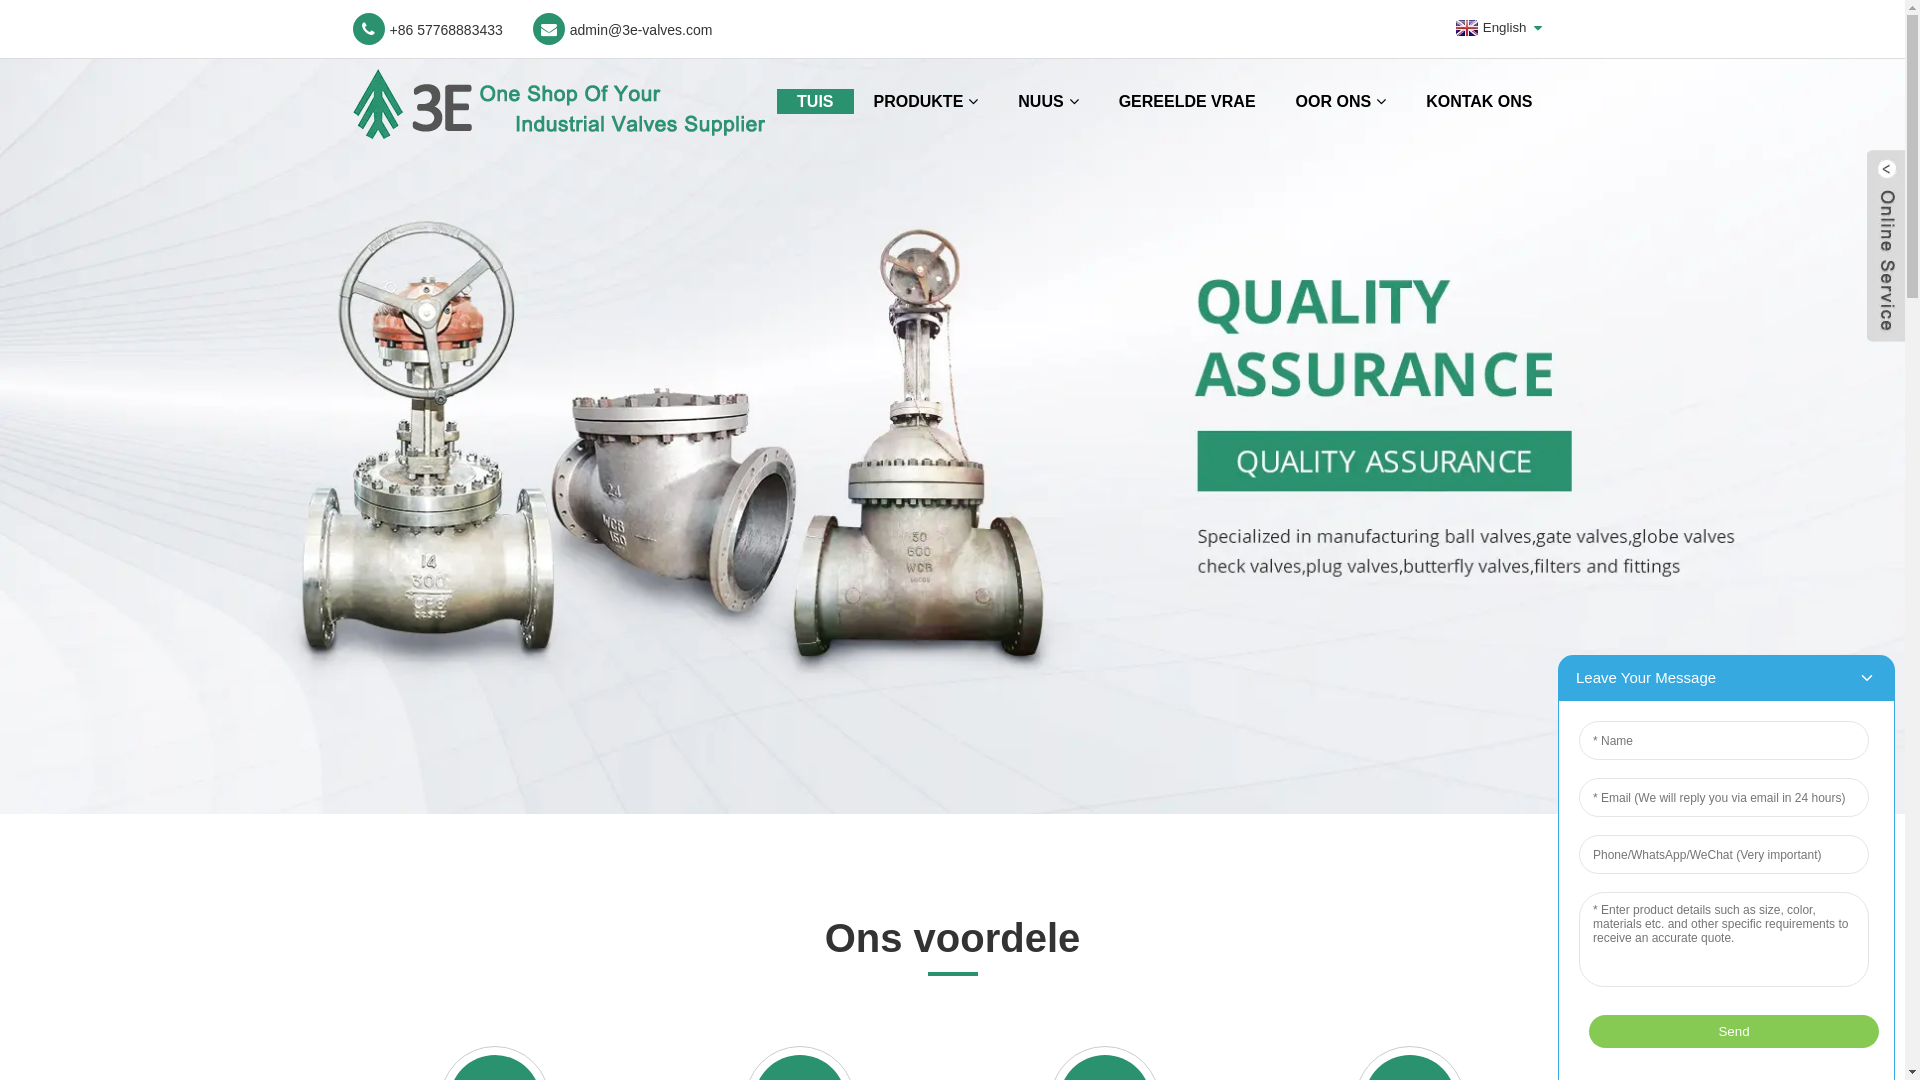  I want to click on 'PRODUKTE', so click(925, 101).